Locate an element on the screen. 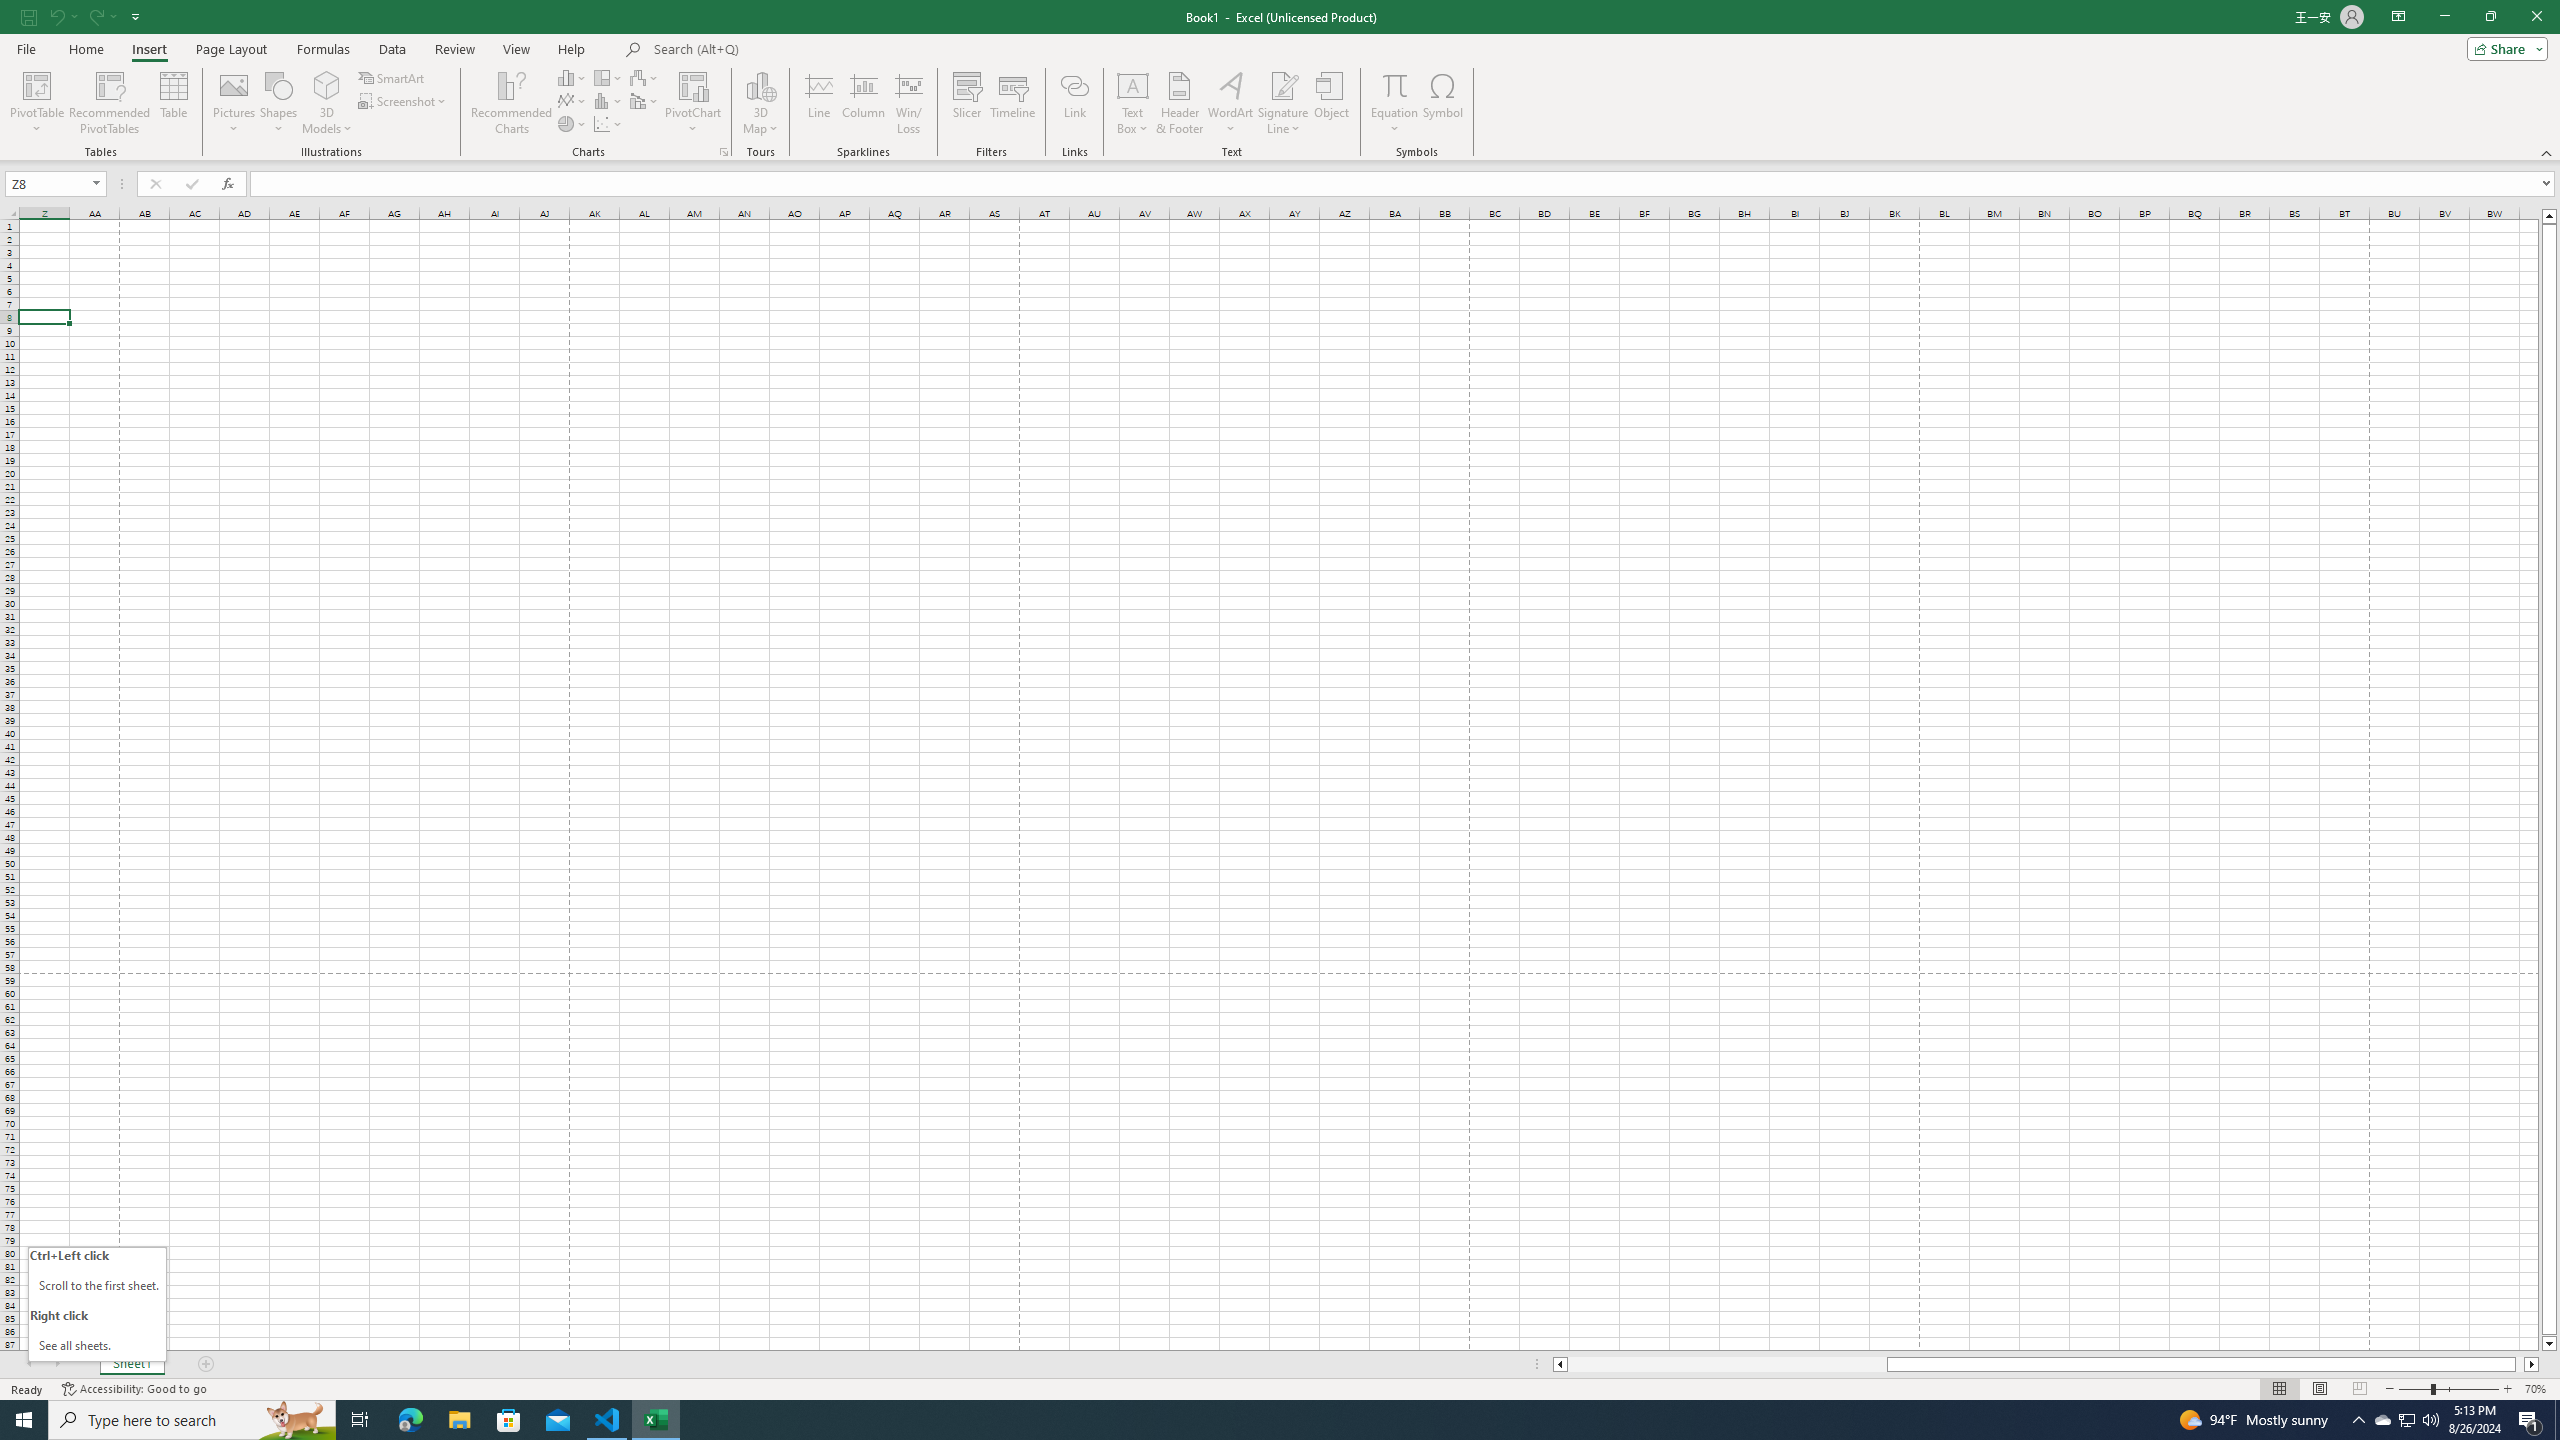 Image resolution: width=2560 pixels, height=1440 pixels. 'Timeline' is located at coordinates (1011, 103).